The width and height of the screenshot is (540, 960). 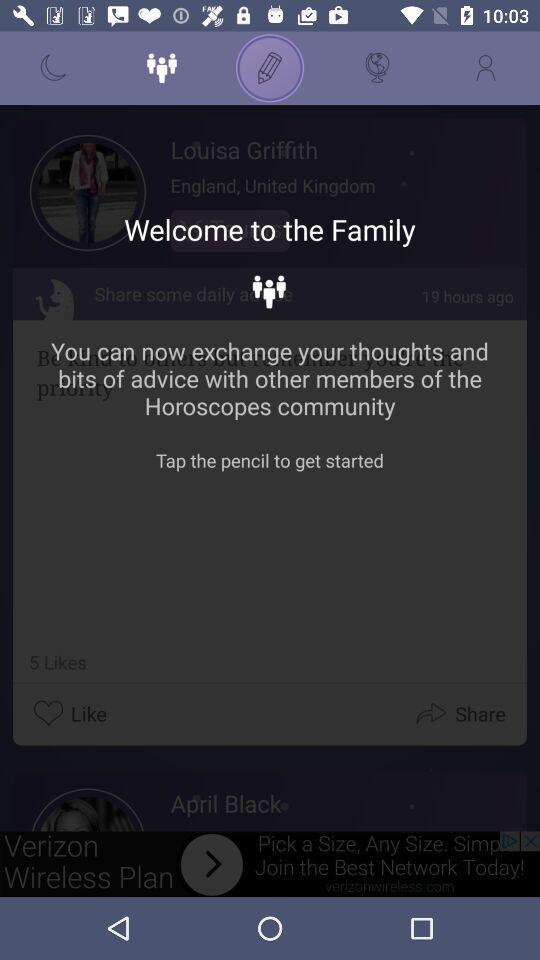 I want to click on the white icon below welcome to the family, so click(x=270, y=291).